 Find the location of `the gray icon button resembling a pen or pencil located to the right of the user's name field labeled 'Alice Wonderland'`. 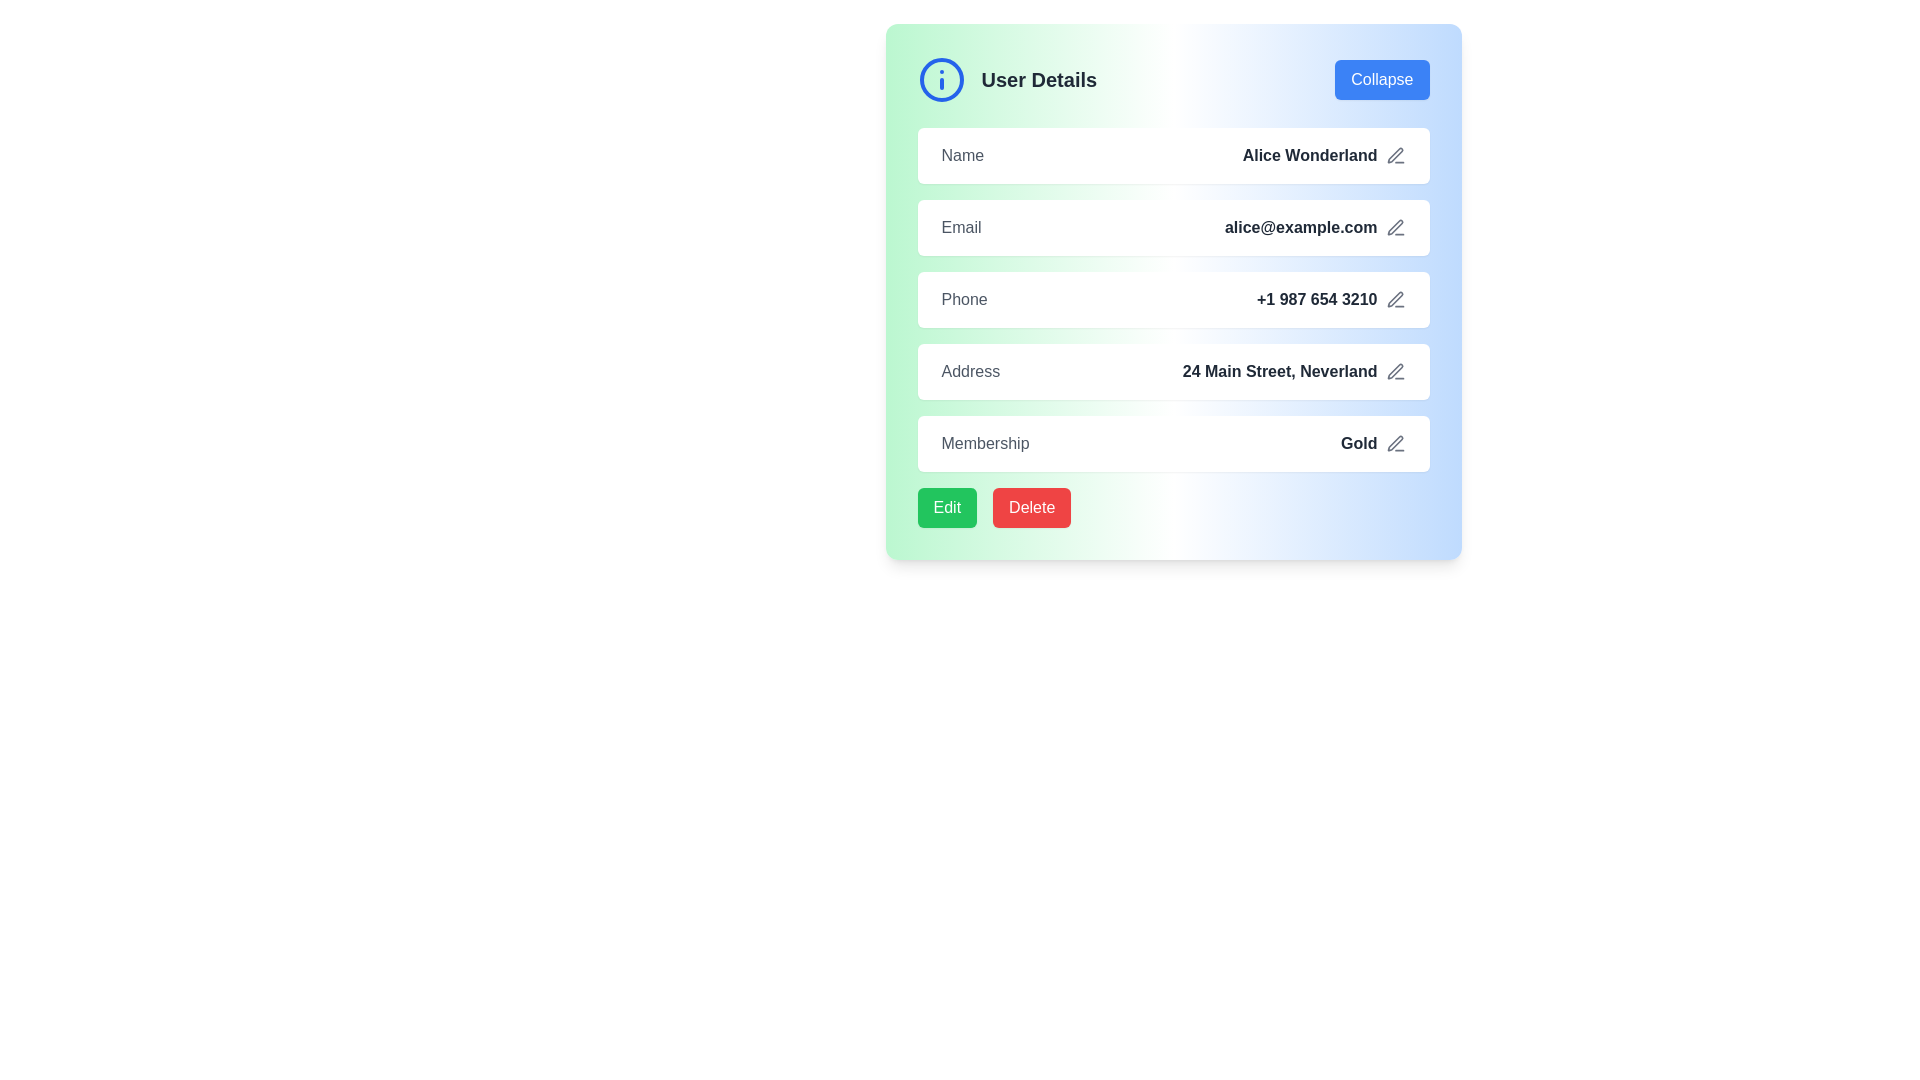

the gray icon button resembling a pen or pencil located to the right of the user's name field labeled 'Alice Wonderland' is located at coordinates (1394, 153).